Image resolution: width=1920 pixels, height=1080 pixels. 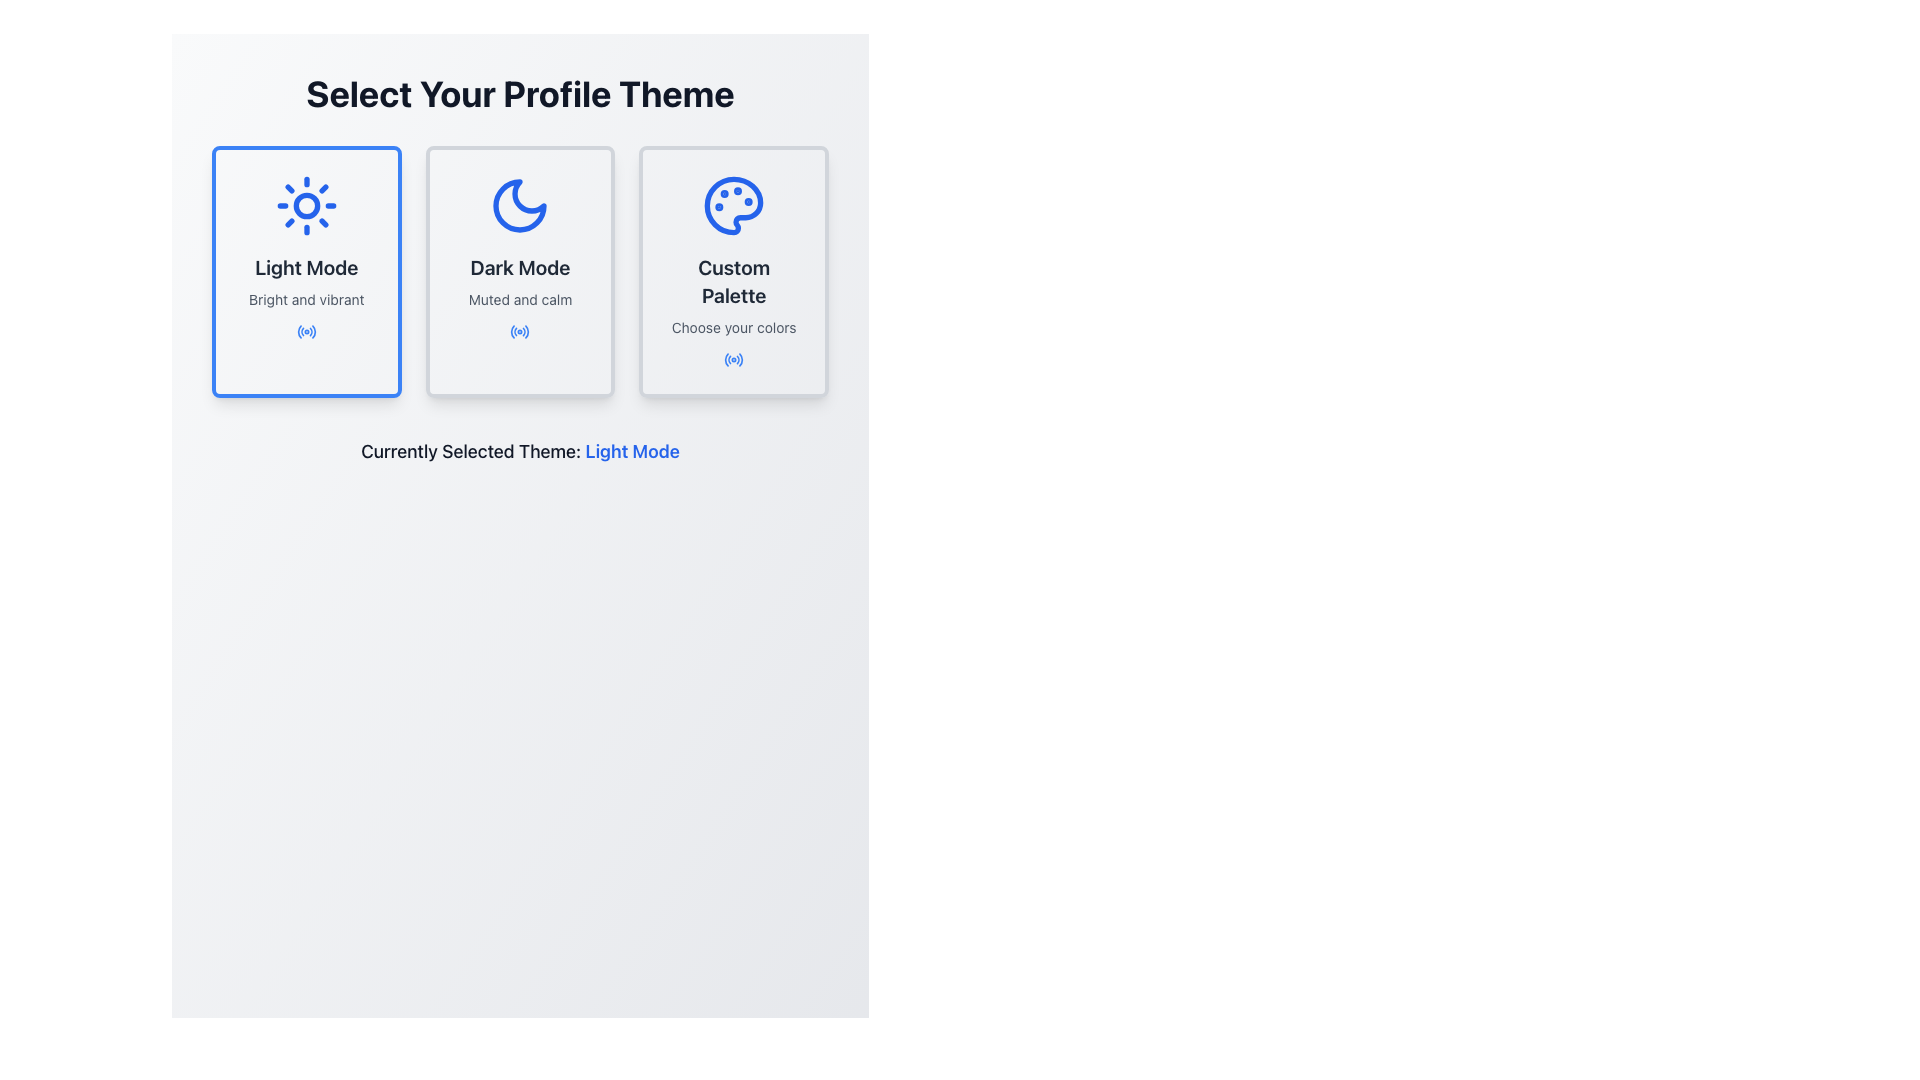 What do you see at coordinates (520, 330) in the screenshot?
I see `the decorative indicator icon for the 'Dark Mode' option located at the lower-central part of the theme selection panel` at bounding box center [520, 330].